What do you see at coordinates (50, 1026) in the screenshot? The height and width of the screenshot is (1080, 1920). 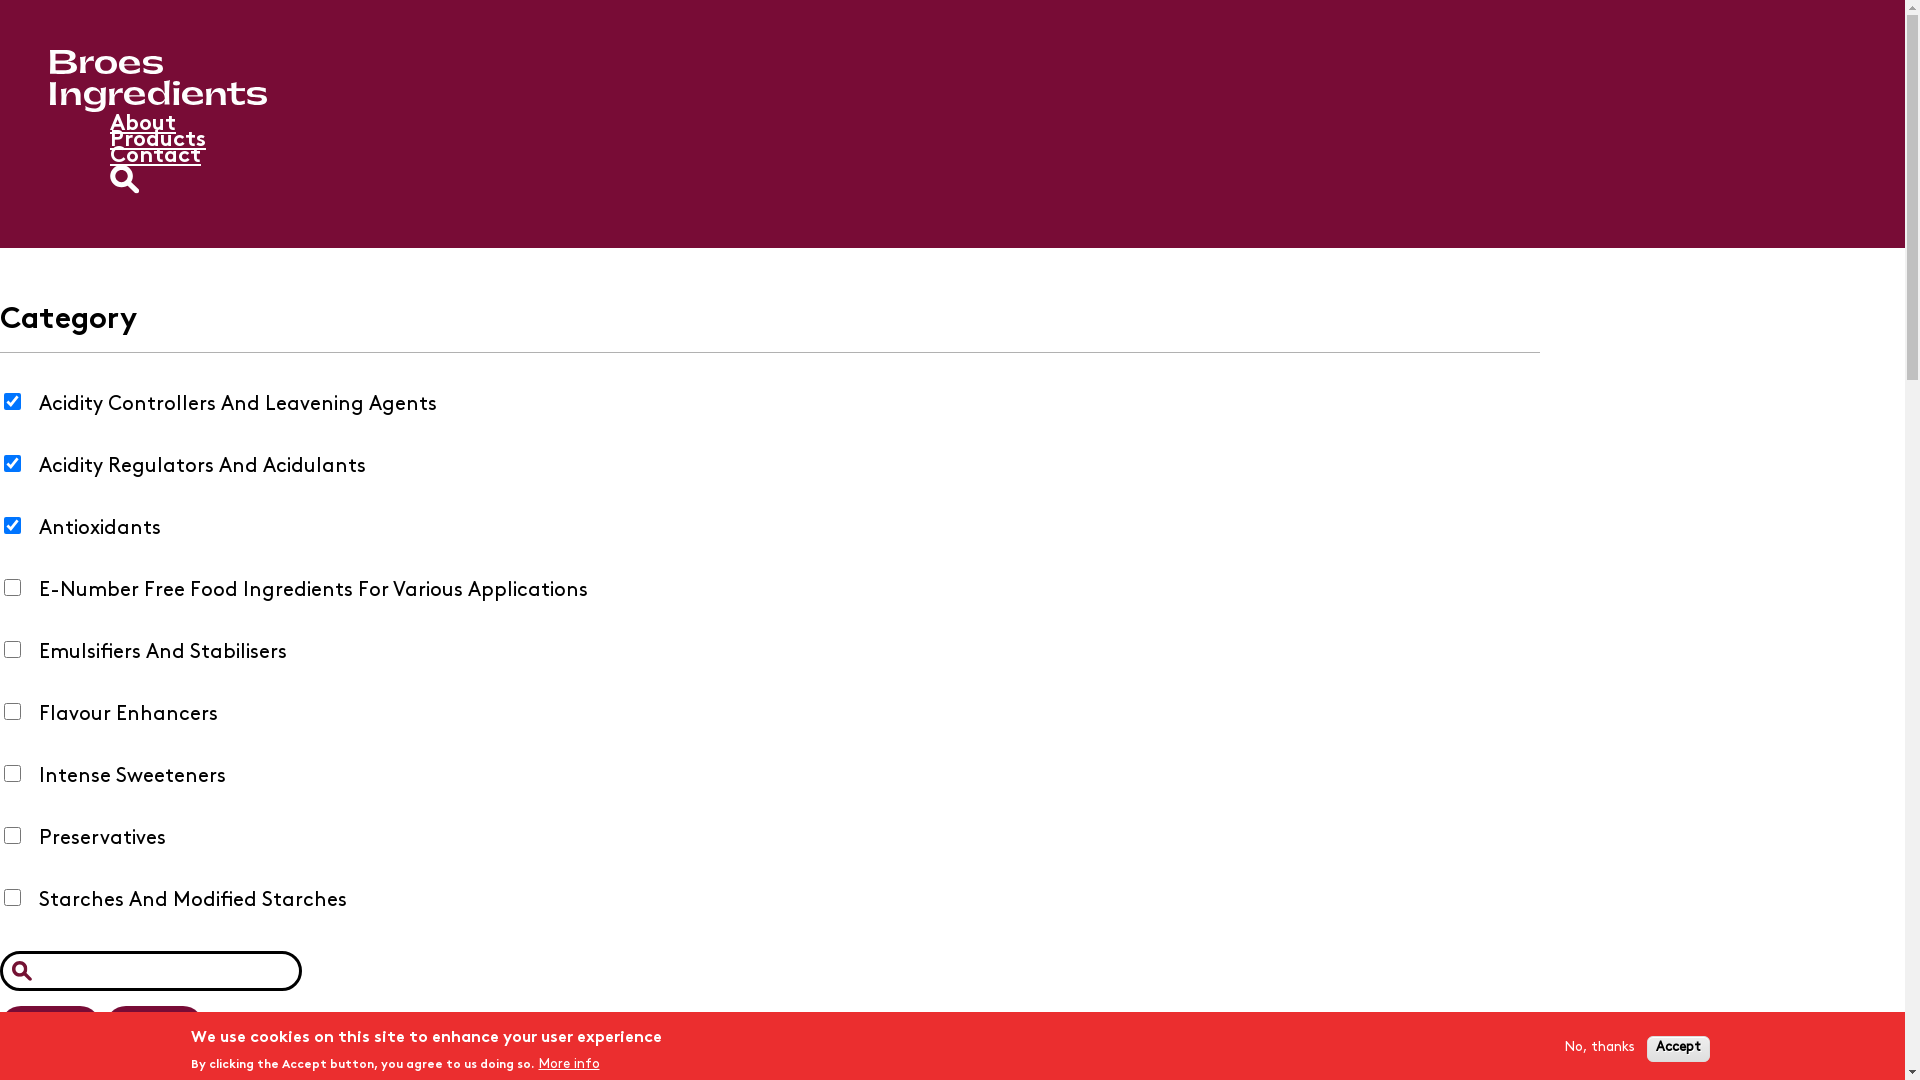 I see `'Apply'` at bounding box center [50, 1026].